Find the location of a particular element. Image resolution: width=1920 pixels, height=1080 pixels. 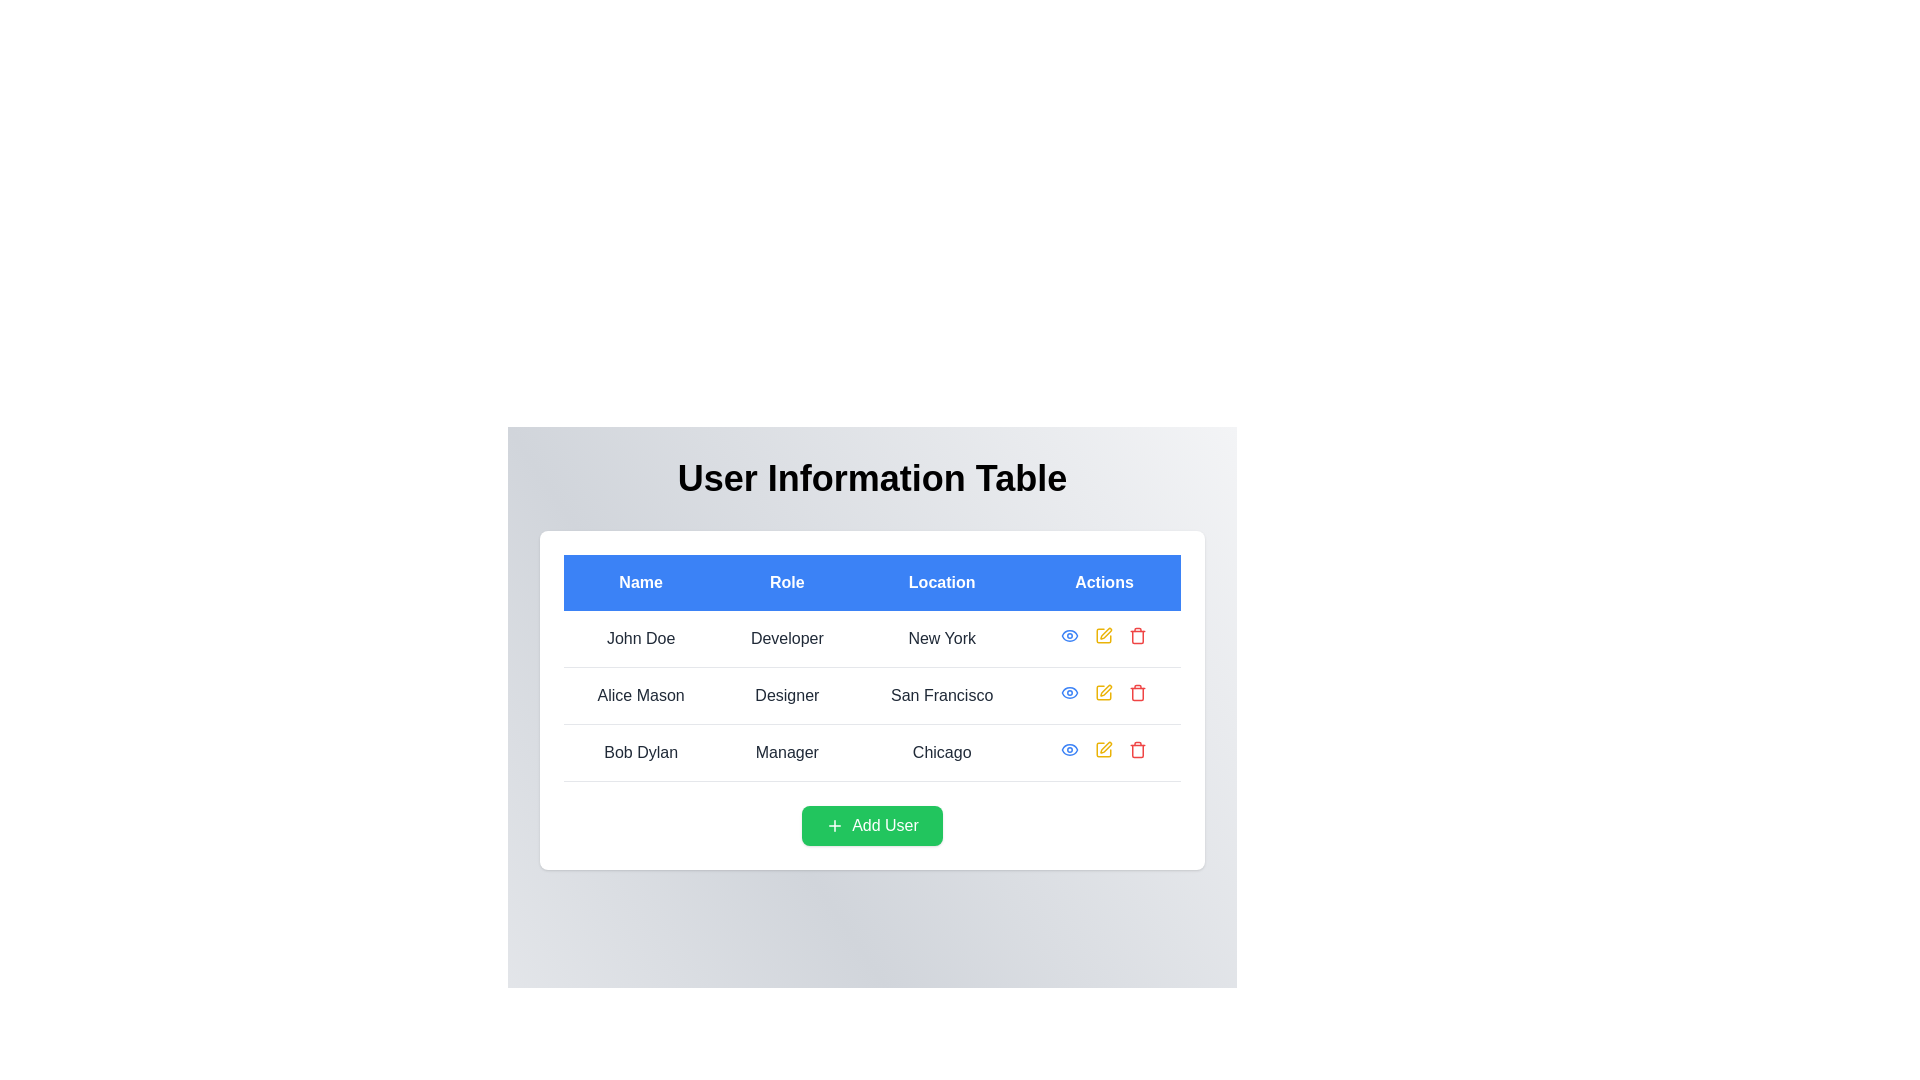

the text label representing the user's name in the first row of the user information table, which is located next to 'Developer' in the 'Role' column and 'New York' in the 'Location' column is located at coordinates (641, 639).